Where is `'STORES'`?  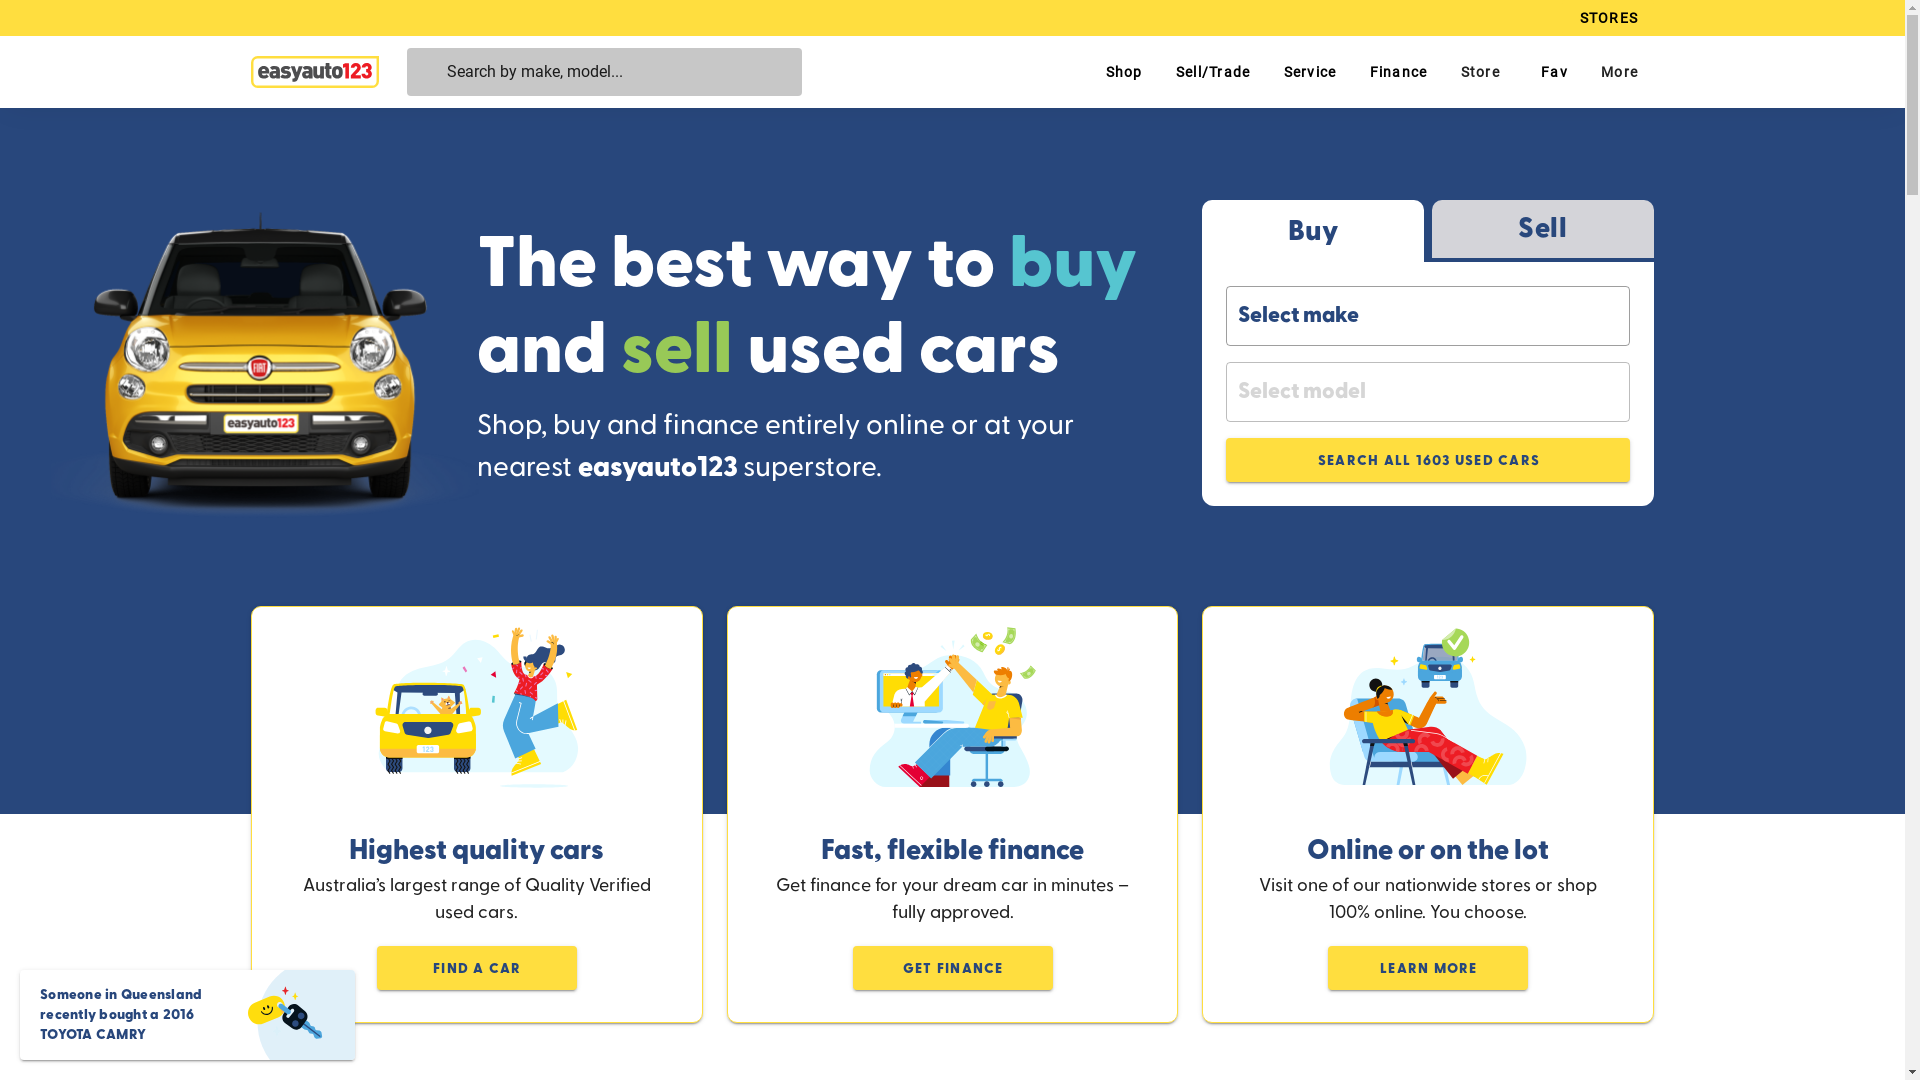
'STORES' is located at coordinates (1608, 18).